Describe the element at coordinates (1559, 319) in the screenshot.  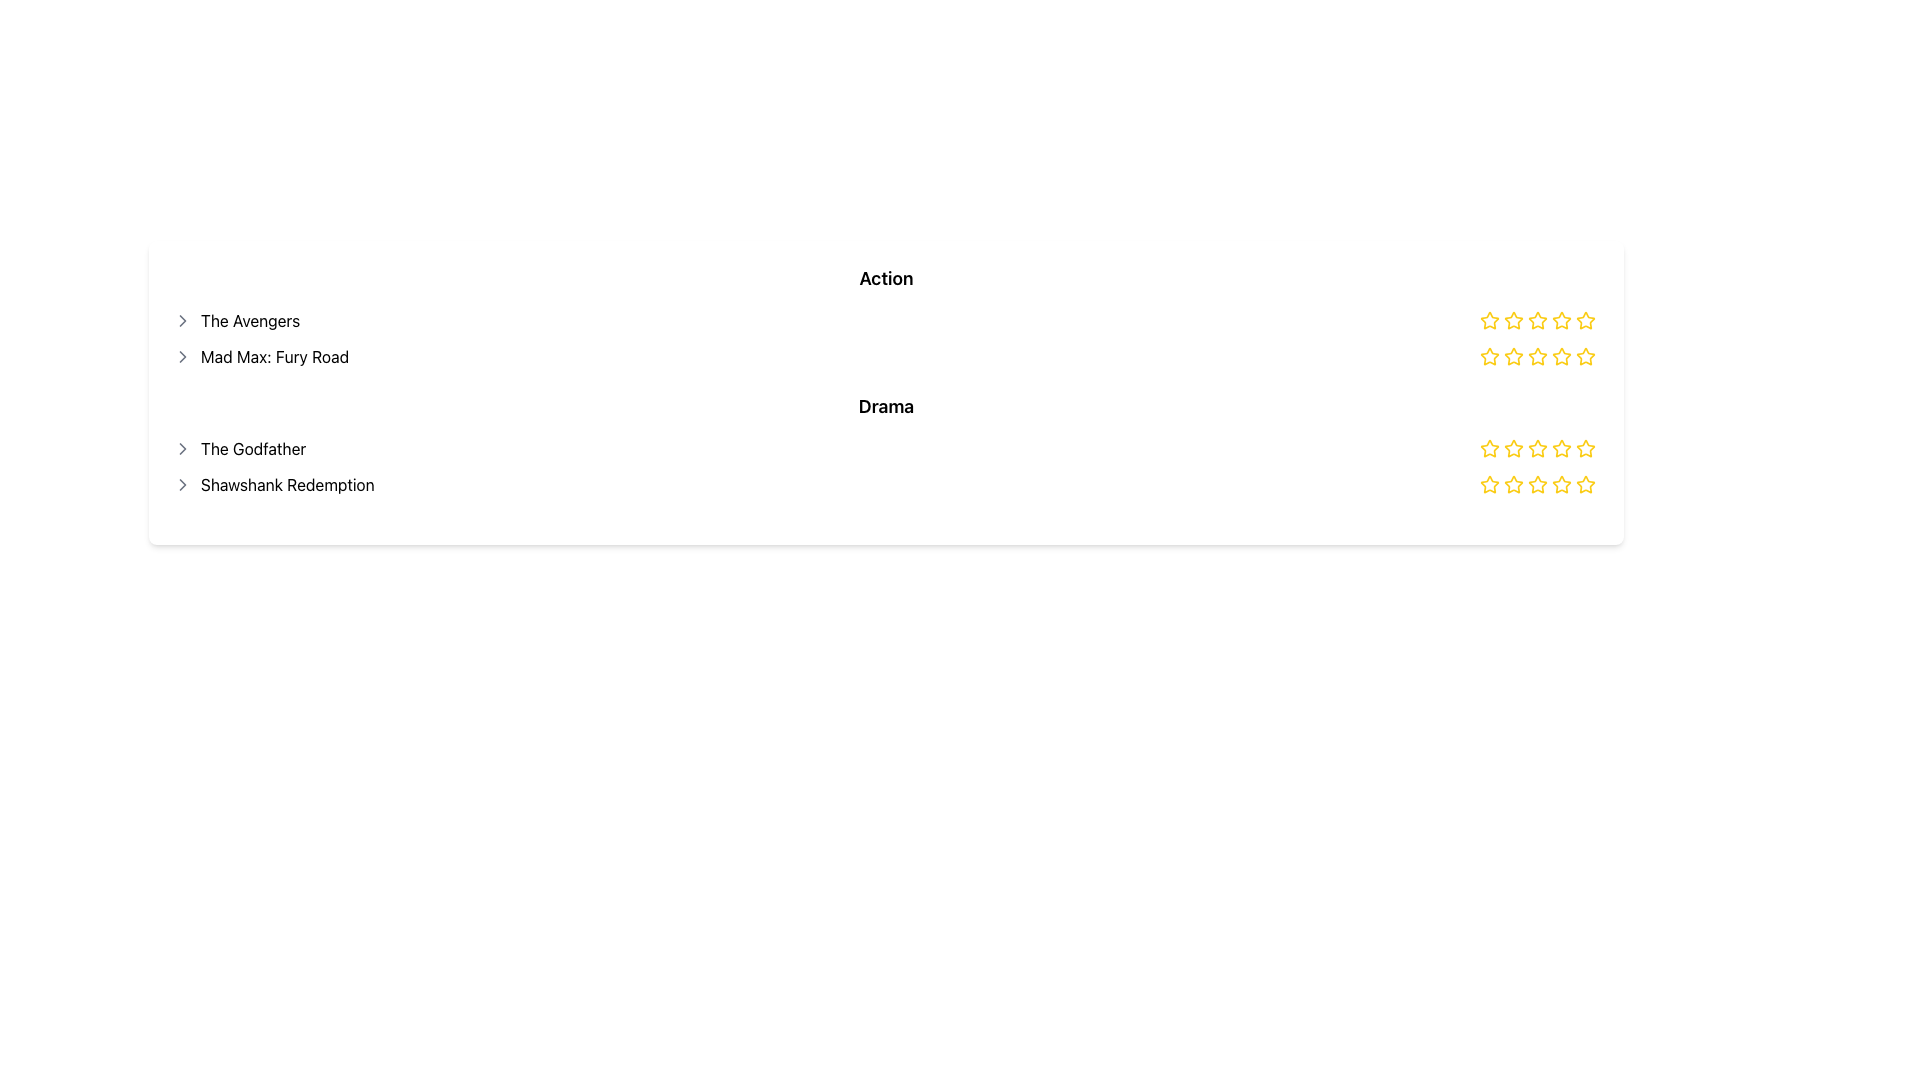
I see `the third star in the top row of the rating system for the movie 'Mad Max: Fury Road' to rate it` at that location.